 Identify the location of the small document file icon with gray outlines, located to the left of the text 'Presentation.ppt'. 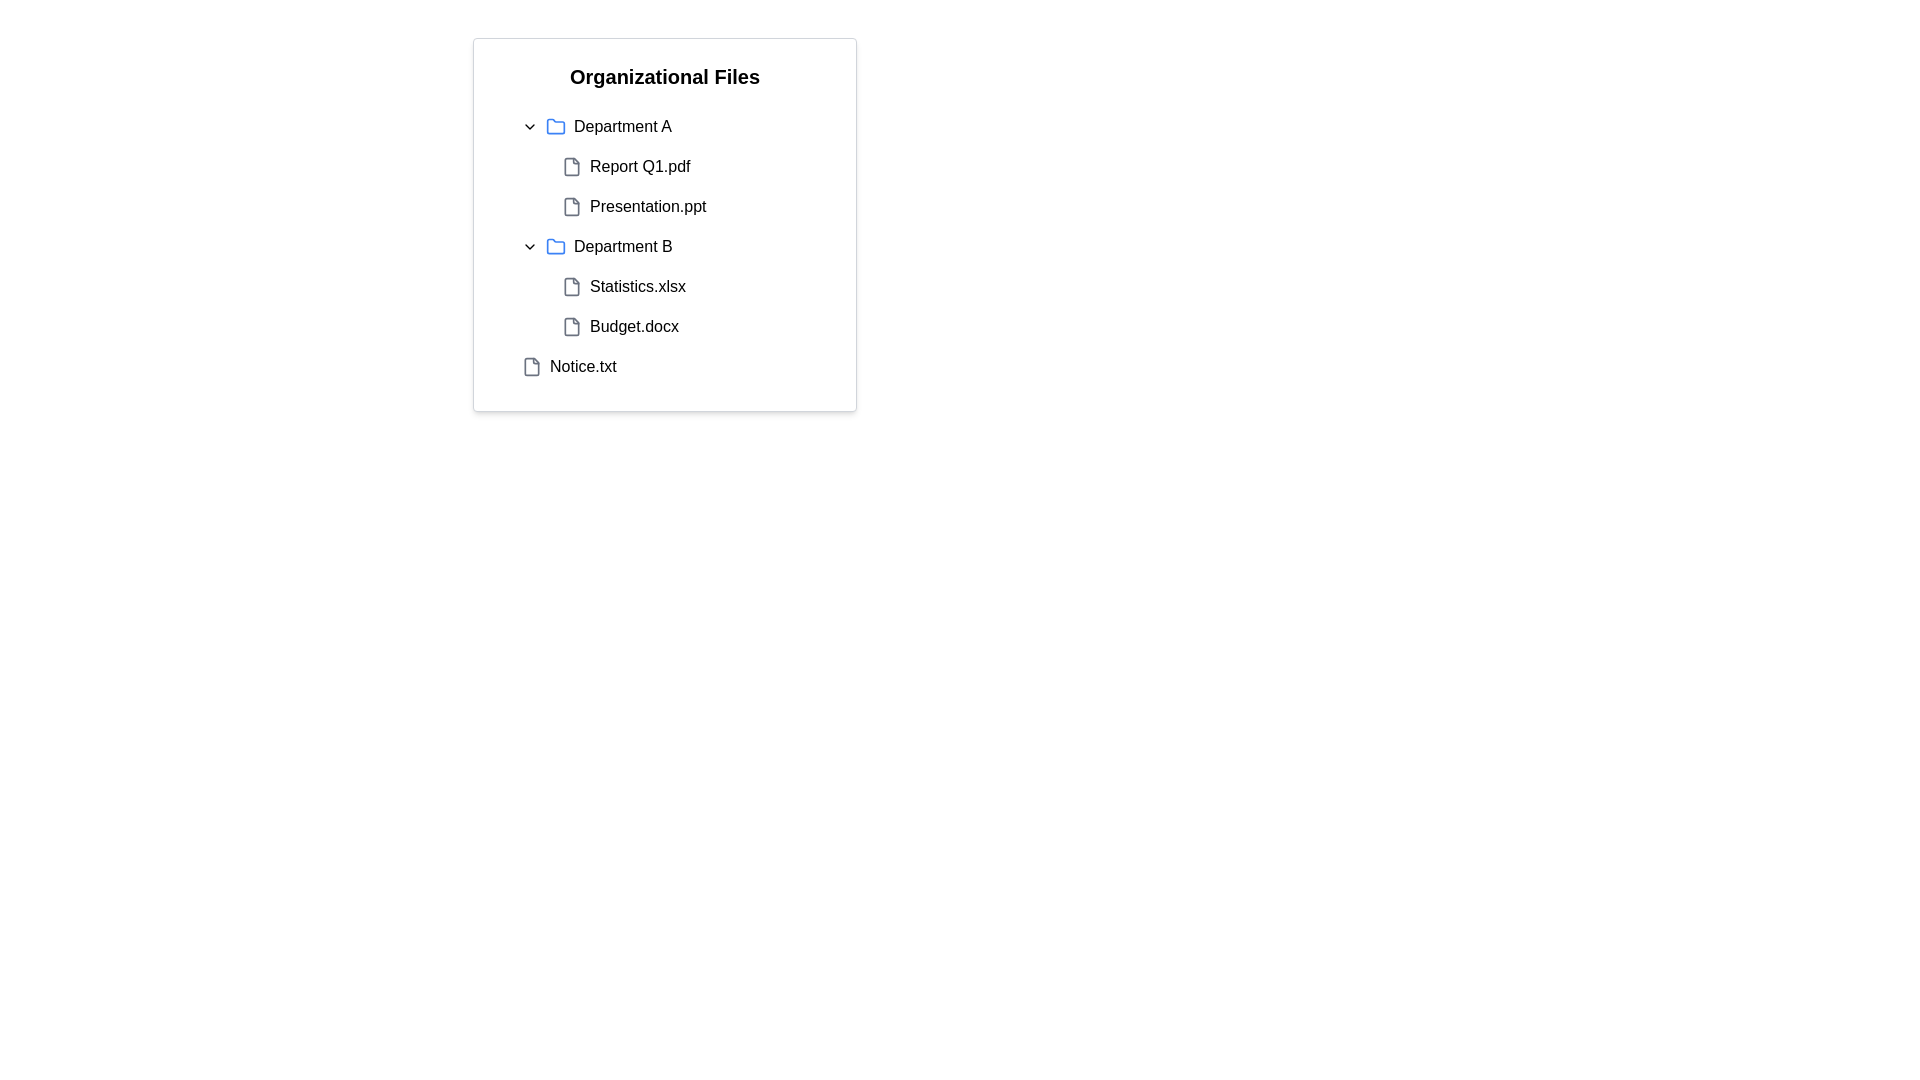
(570, 207).